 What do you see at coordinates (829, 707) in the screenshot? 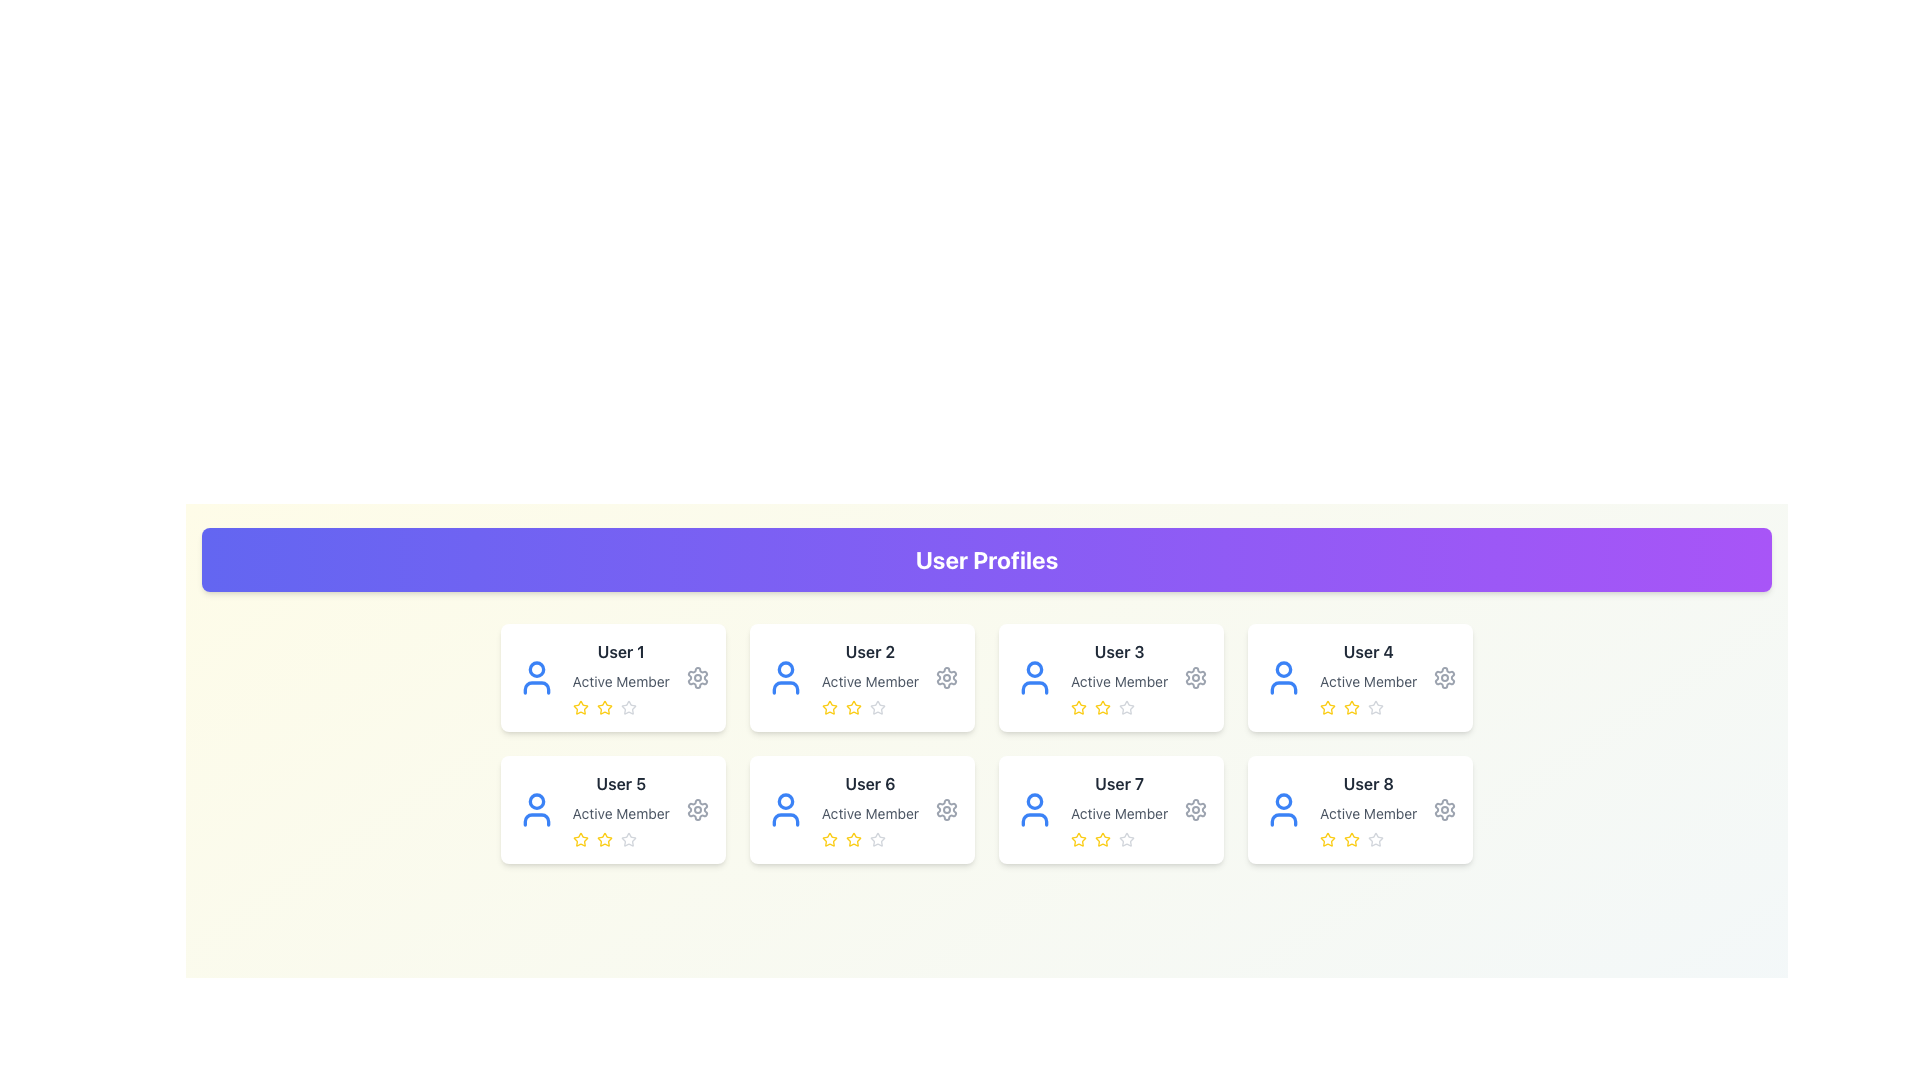
I see `the first yellow star icon in the rating system associated with 'User 2'` at bounding box center [829, 707].